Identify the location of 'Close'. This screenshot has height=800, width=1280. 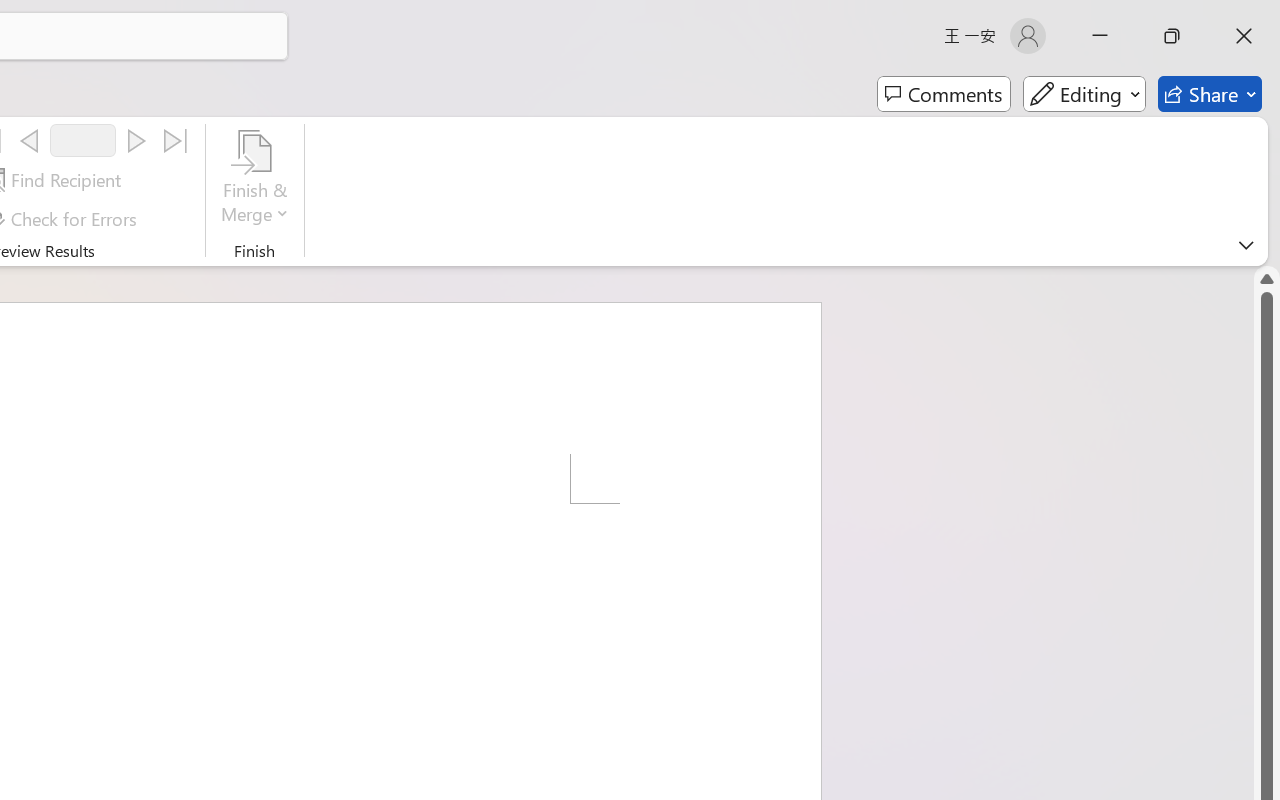
(1243, 35).